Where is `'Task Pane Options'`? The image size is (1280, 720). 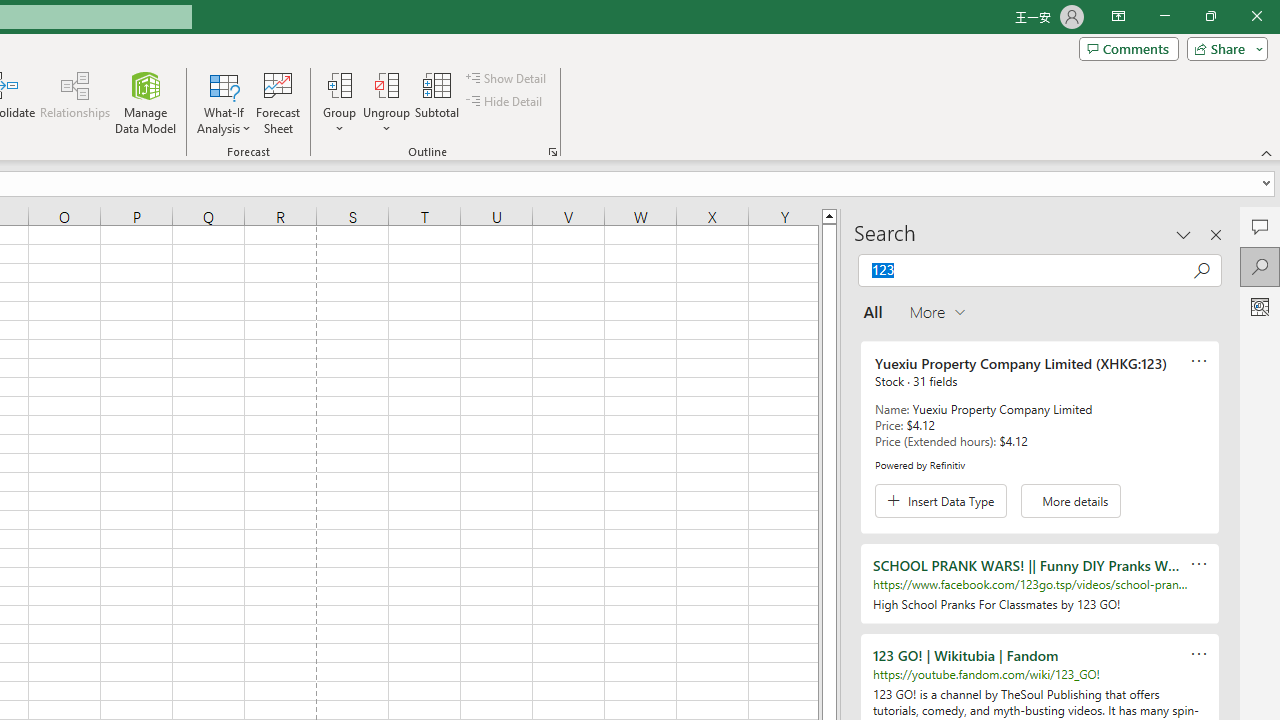
'Task Pane Options' is located at coordinates (1184, 234).